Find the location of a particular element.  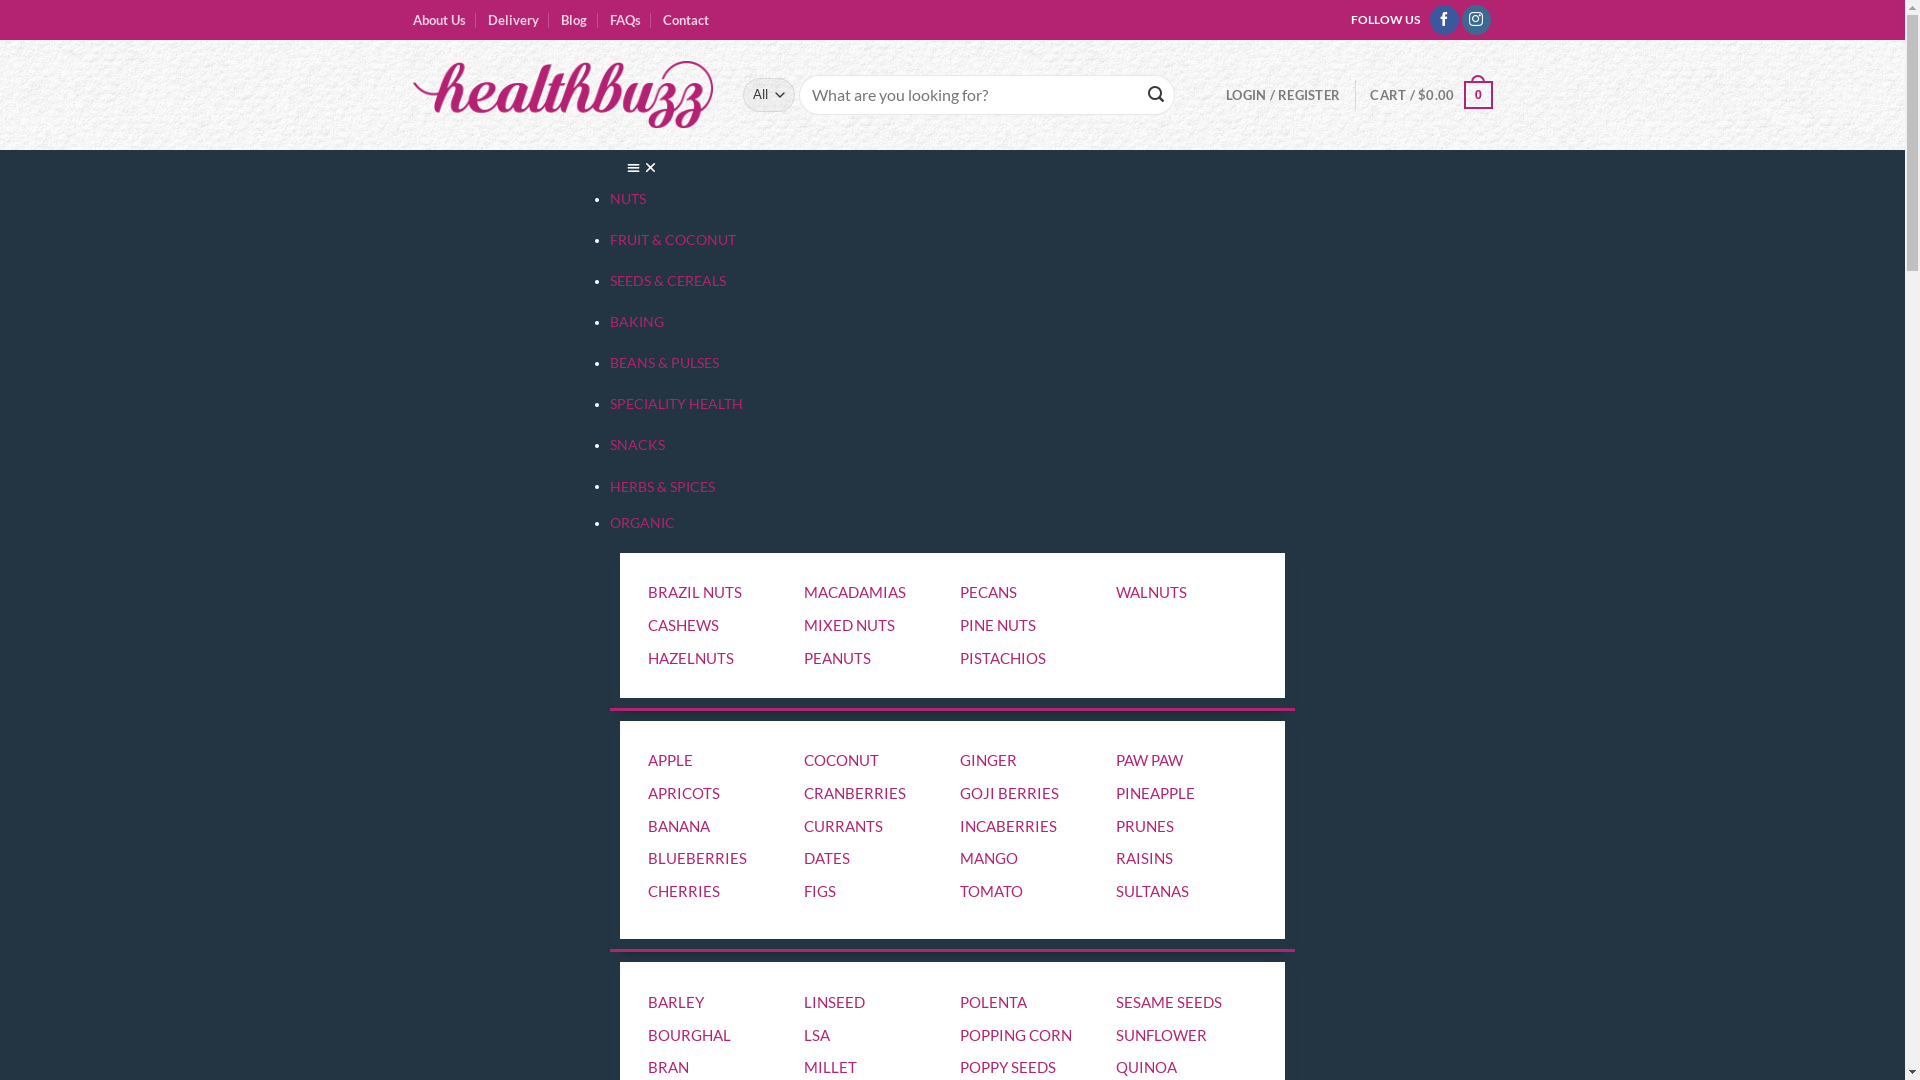

'SEEDS & CEREALS' is located at coordinates (669, 281).